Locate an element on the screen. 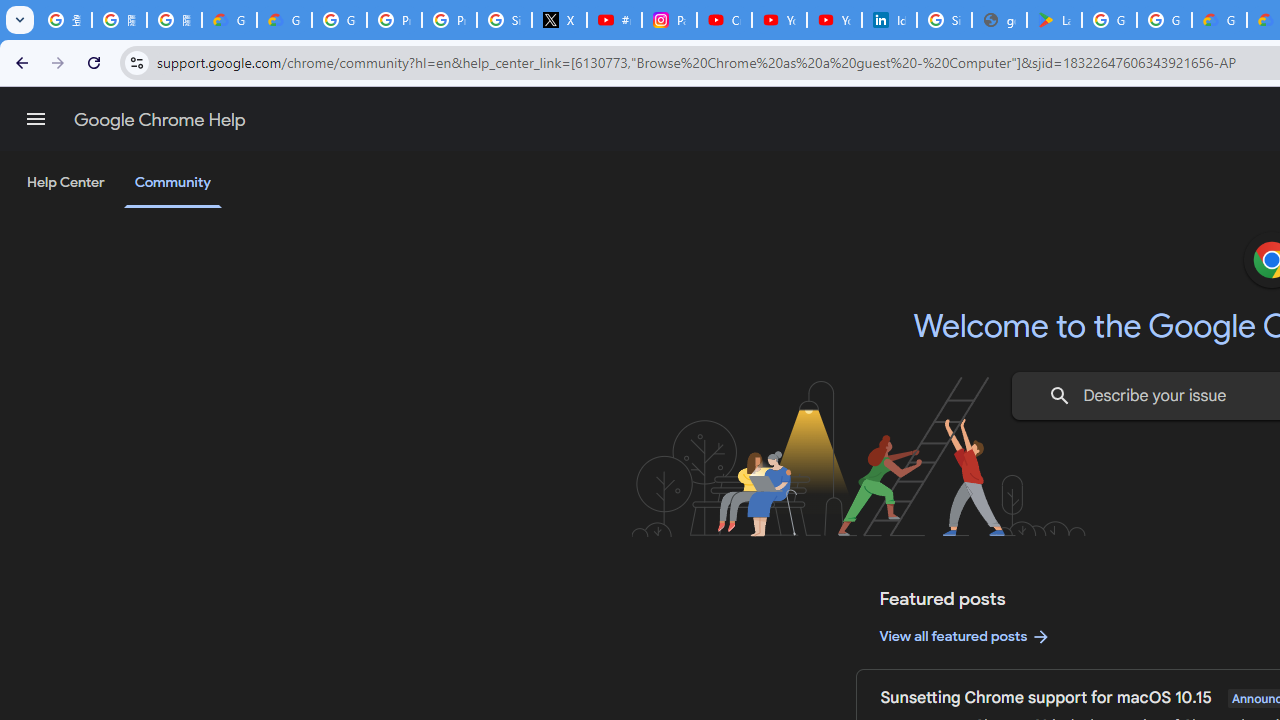  'Identity verification via Persona | LinkedIn Help' is located at coordinates (887, 20).